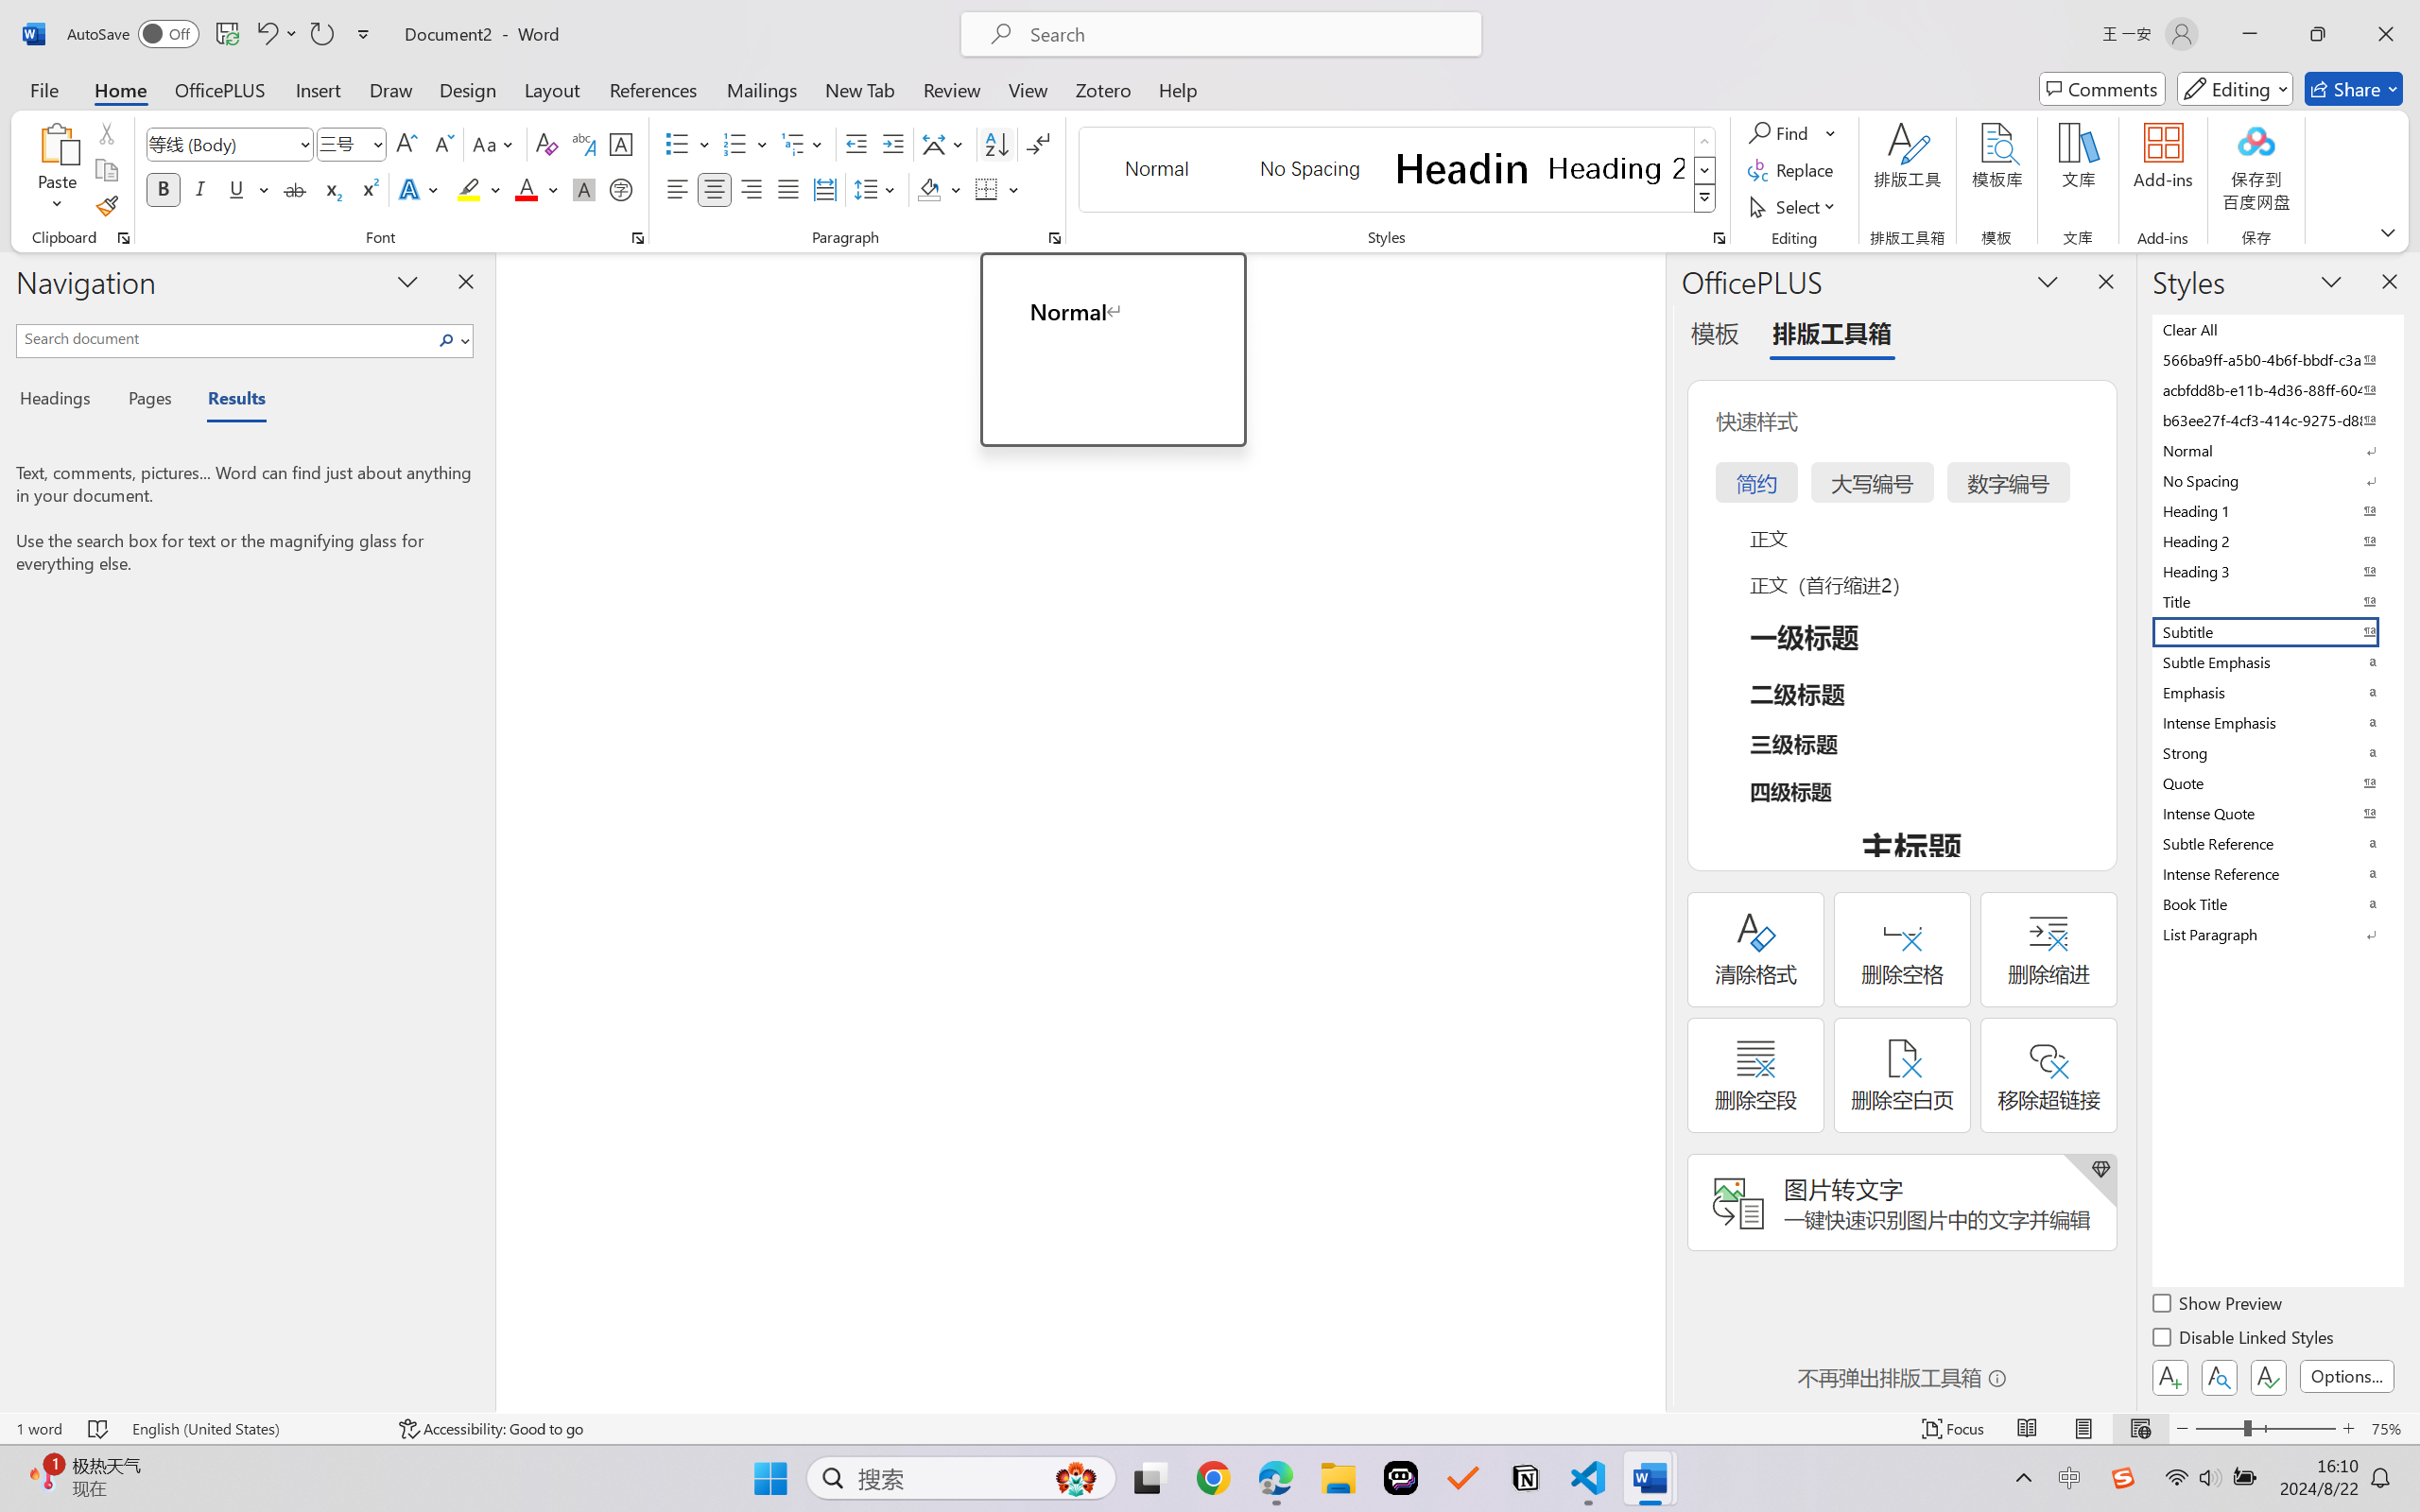  I want to click on 'Heading 3', so click(2275, 570).